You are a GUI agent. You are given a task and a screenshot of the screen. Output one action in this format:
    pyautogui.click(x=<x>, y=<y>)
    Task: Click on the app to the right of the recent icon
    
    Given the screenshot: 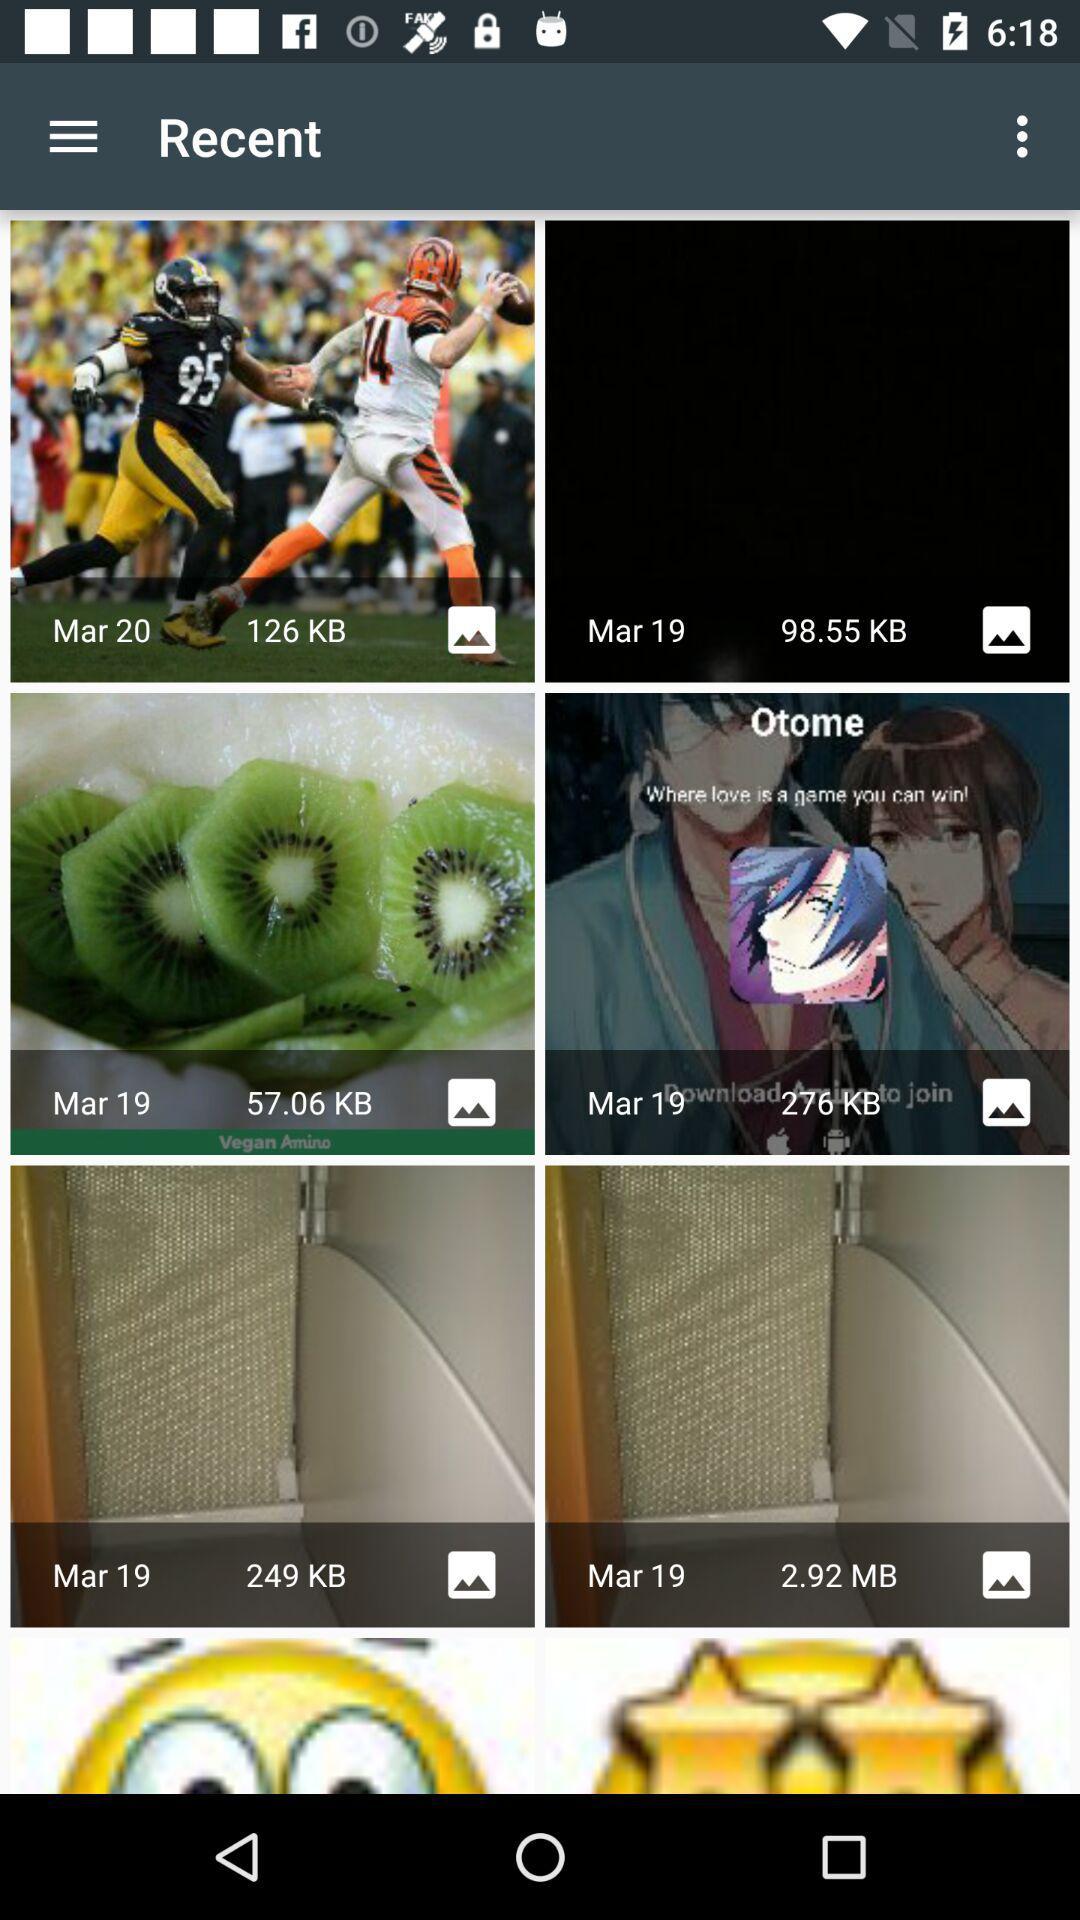 What is the action you would take?
    pyautogui.click(x=1027, y=135)
    